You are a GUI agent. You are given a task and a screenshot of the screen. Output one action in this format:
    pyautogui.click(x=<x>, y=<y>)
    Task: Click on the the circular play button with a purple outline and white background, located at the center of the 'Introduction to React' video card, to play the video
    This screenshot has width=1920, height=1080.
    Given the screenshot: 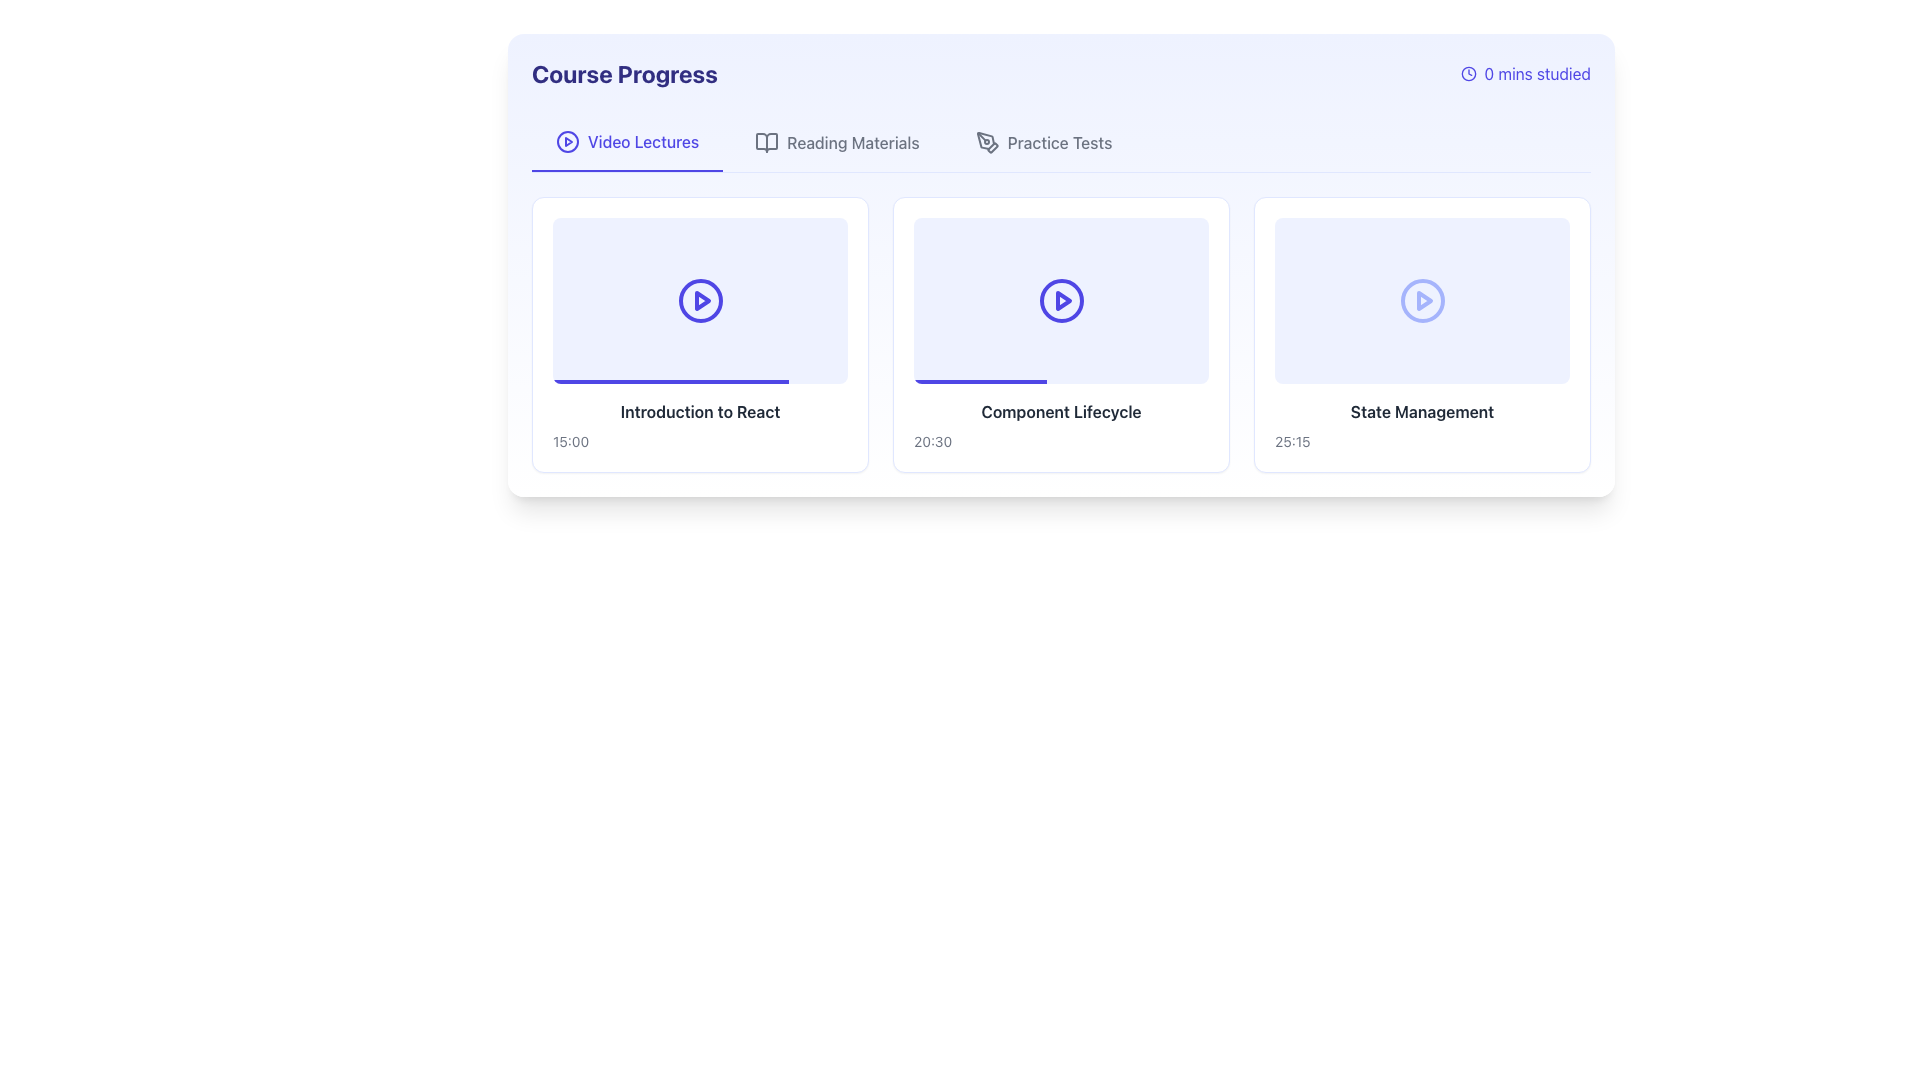 What is the action you would take?
    pyautogui.click(x=700, y=300)
    